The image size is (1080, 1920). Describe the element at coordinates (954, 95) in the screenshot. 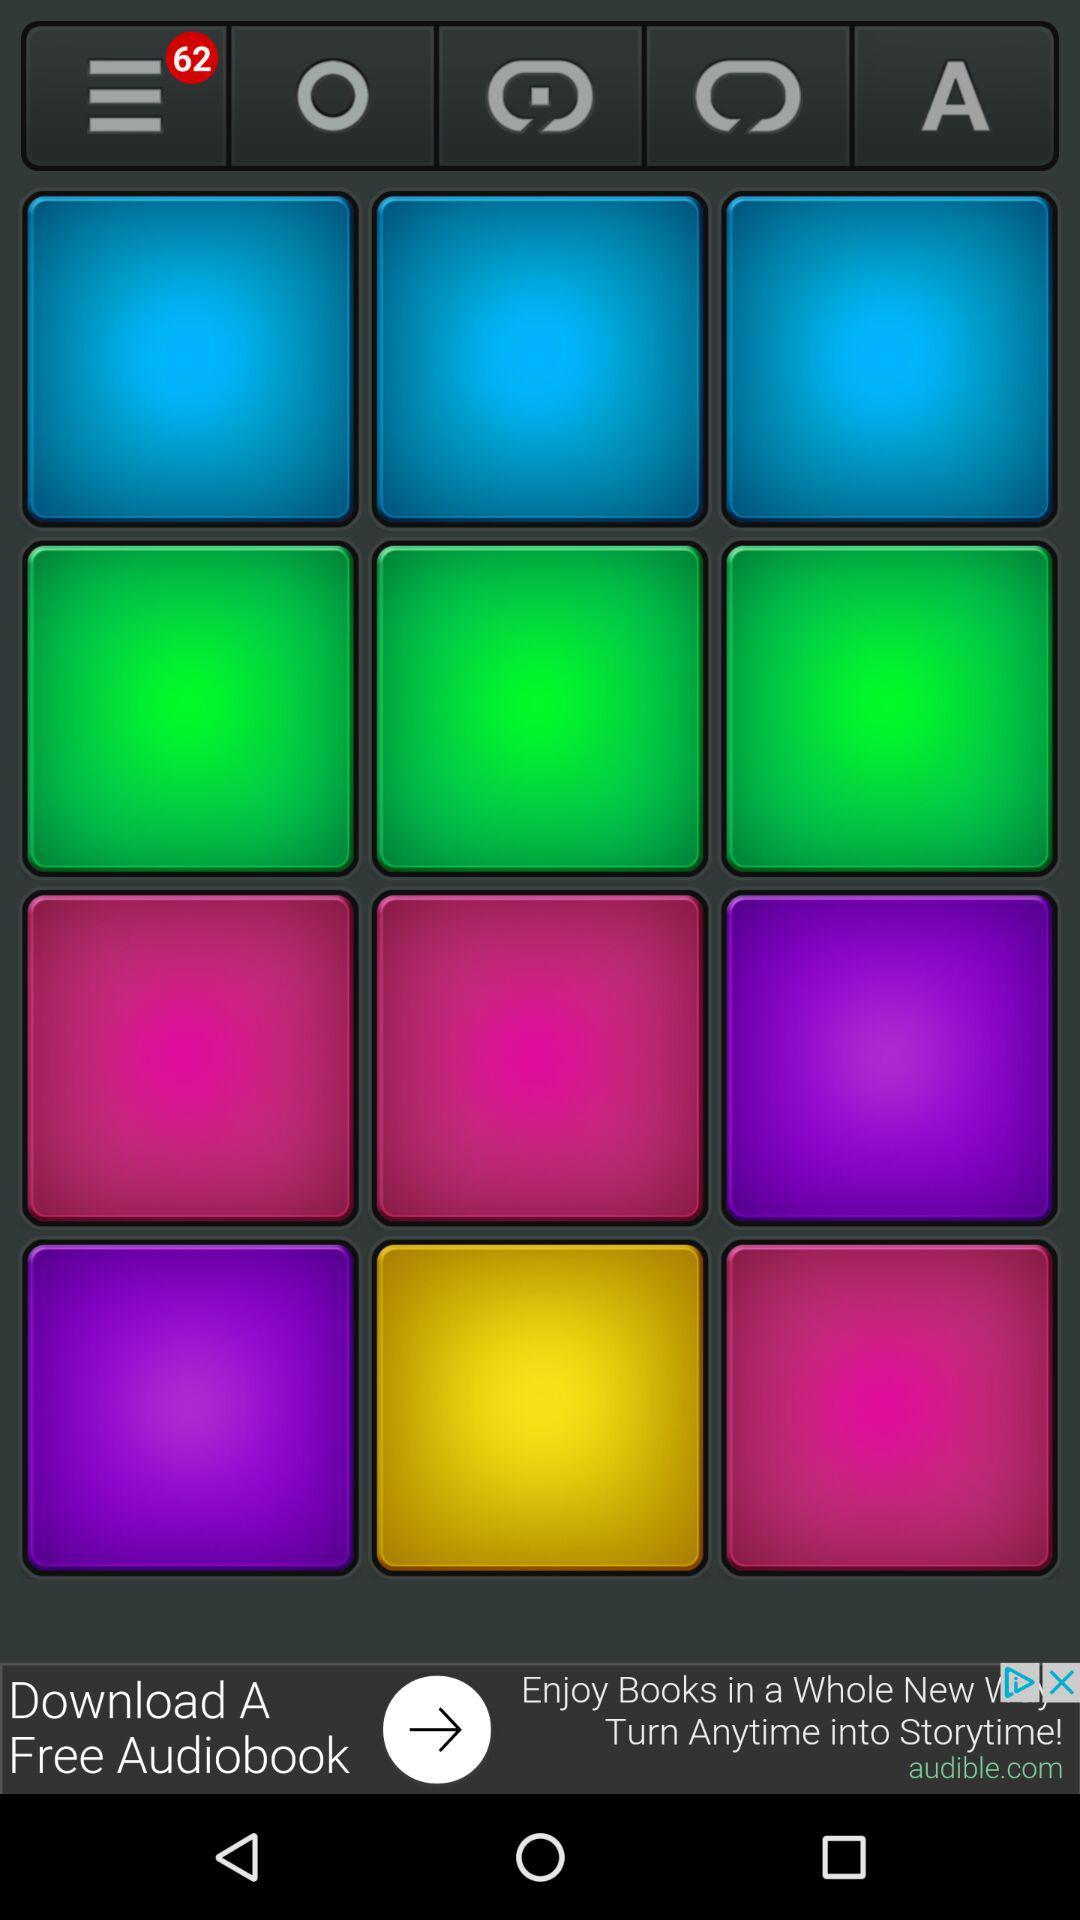

I see `the font icon` at that location.